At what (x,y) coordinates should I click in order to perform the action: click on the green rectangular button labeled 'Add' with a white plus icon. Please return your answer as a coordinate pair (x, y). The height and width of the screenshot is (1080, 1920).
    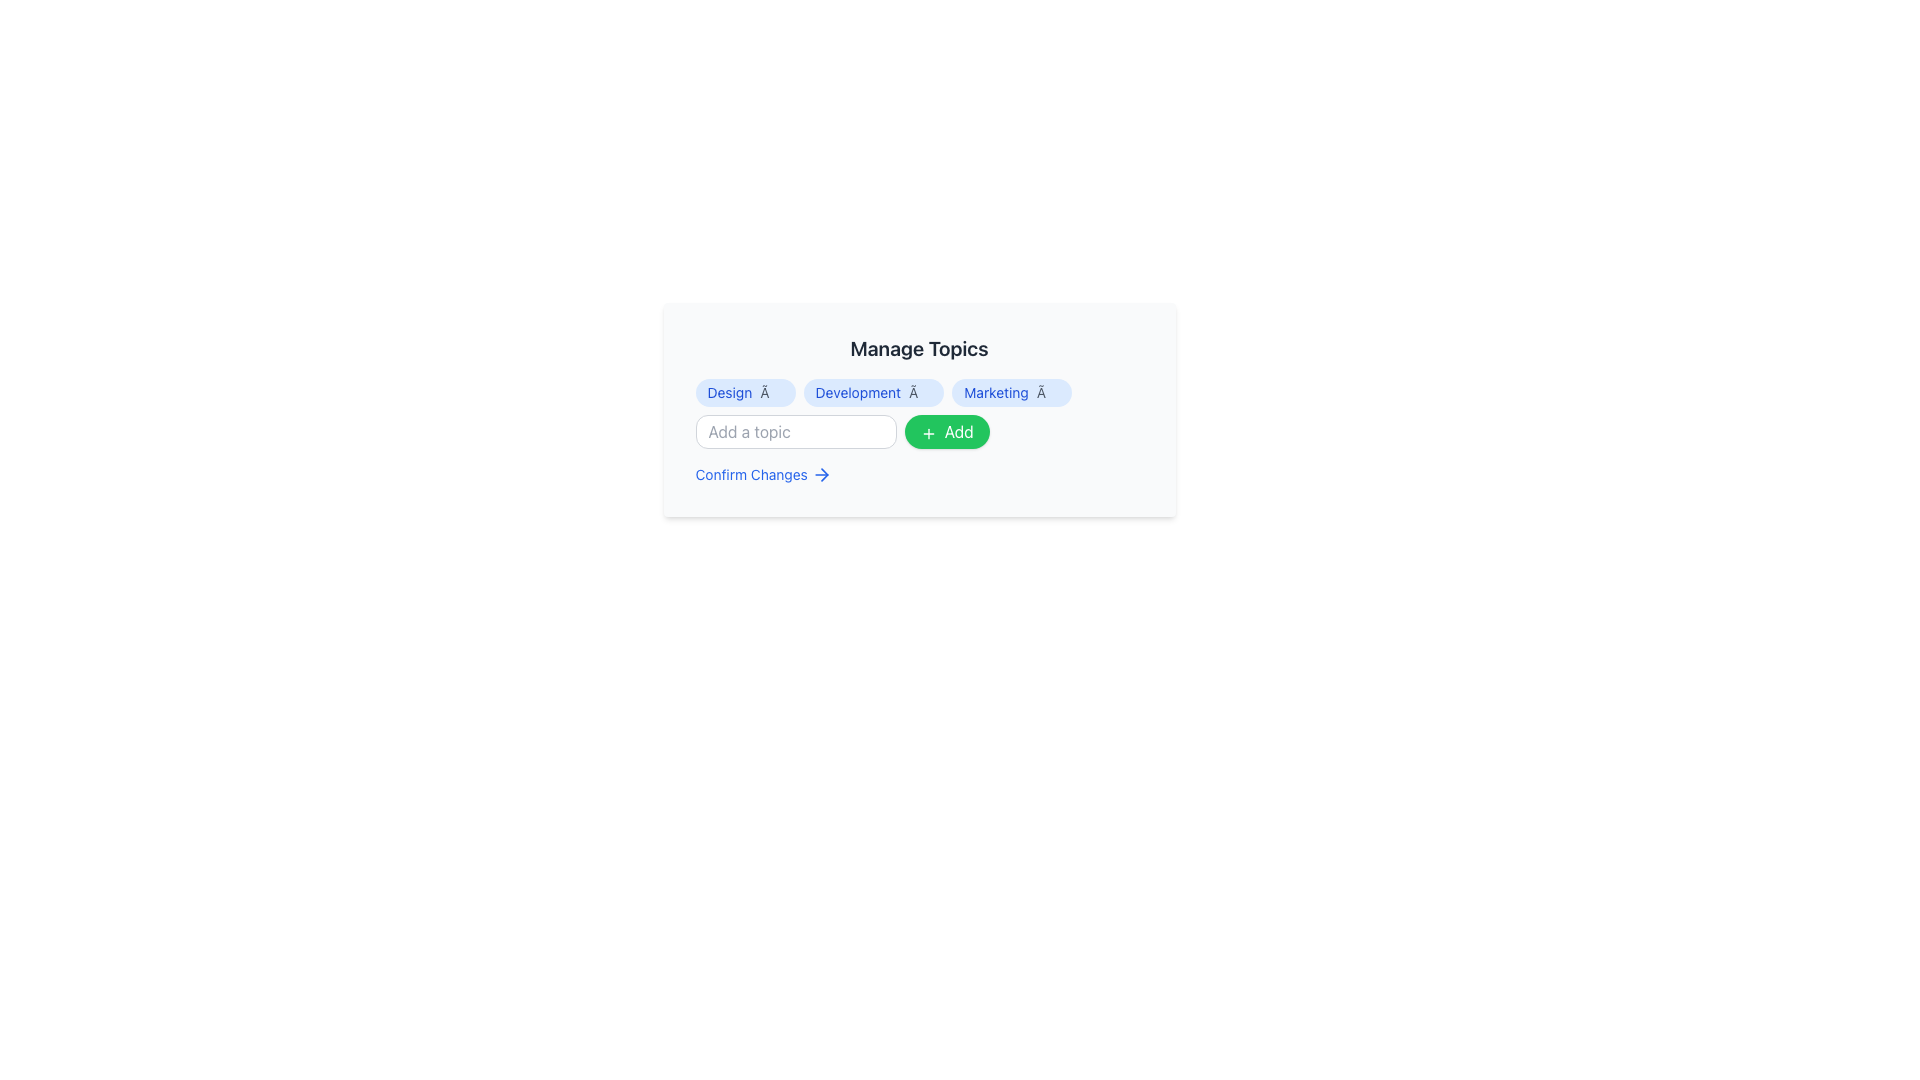
    Looking at the image, I should click on (946, 431).